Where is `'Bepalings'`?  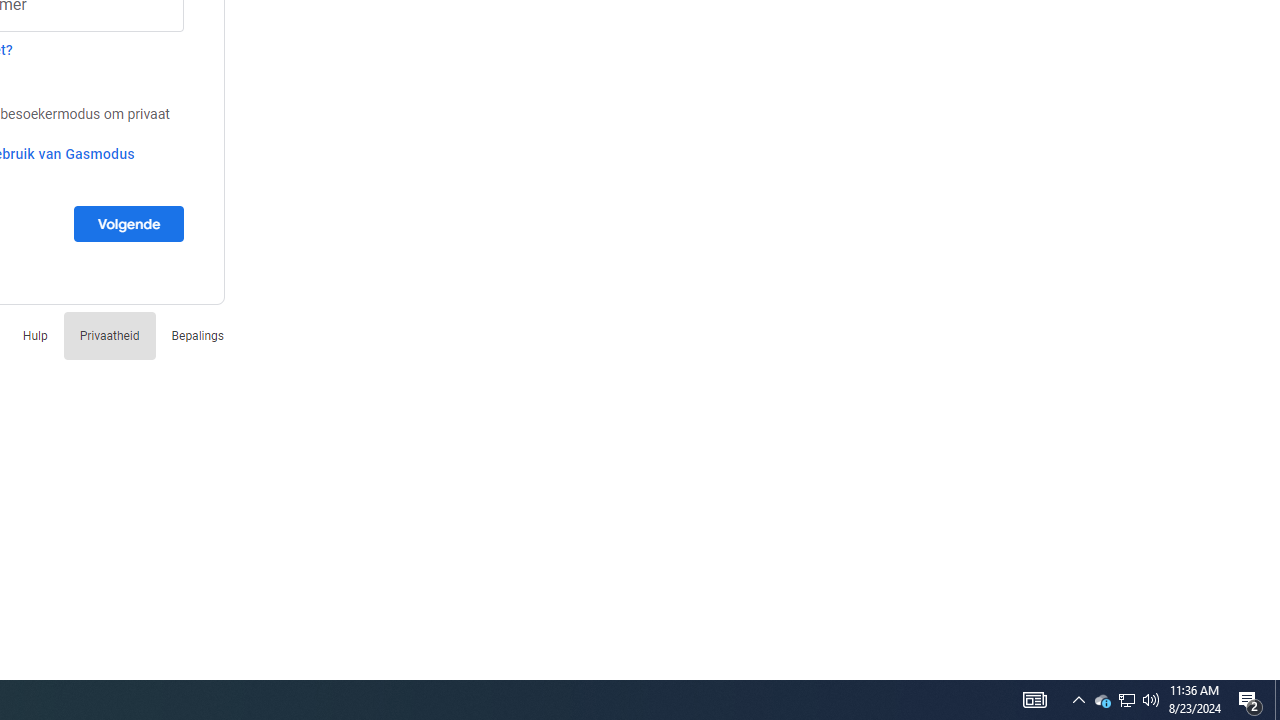 'Bepalings' is located at coordinates (197, 334).